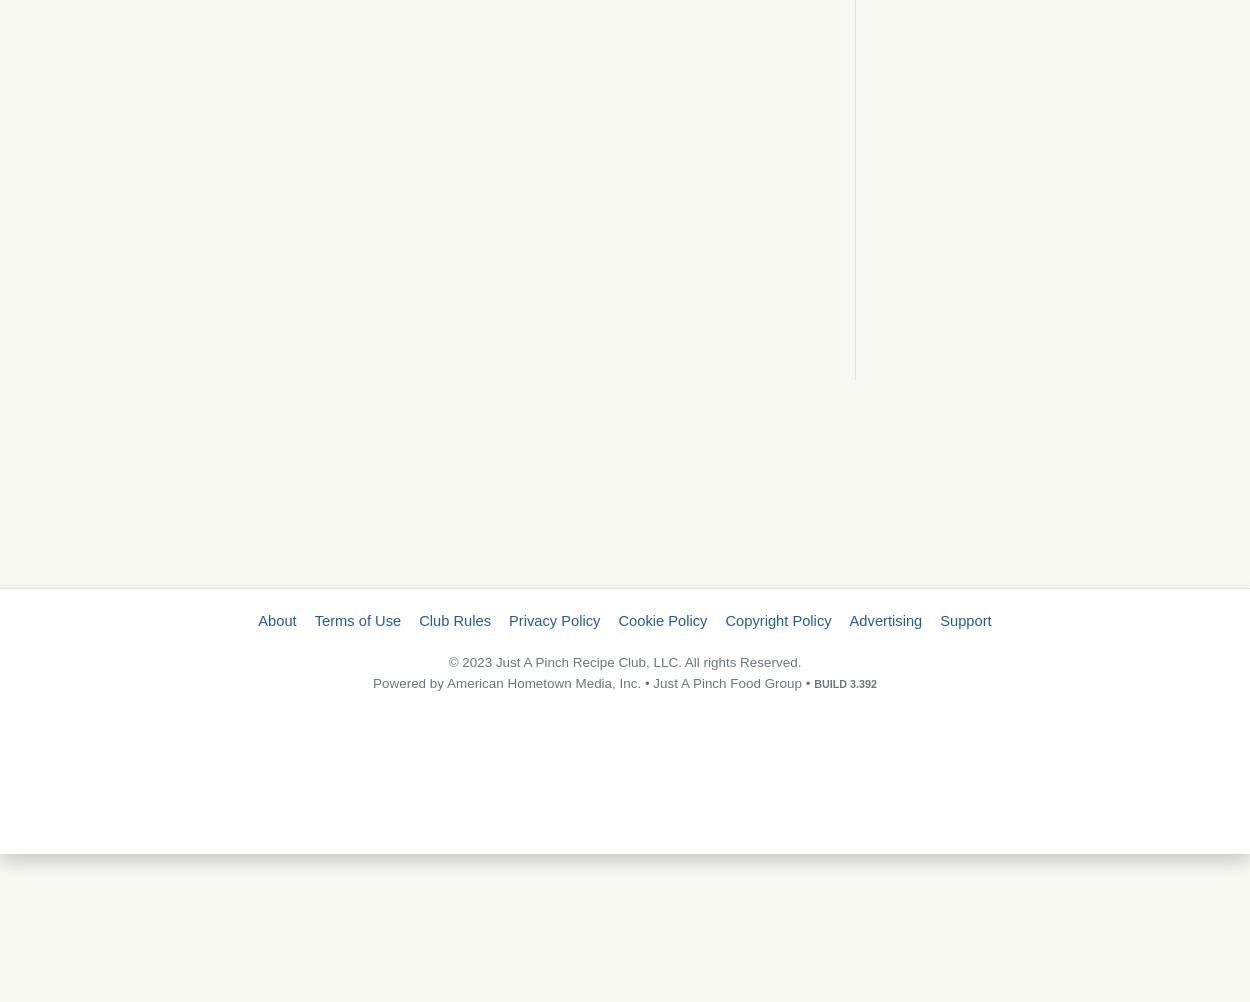  I want to click on 'Advertising', so click(885, 620).